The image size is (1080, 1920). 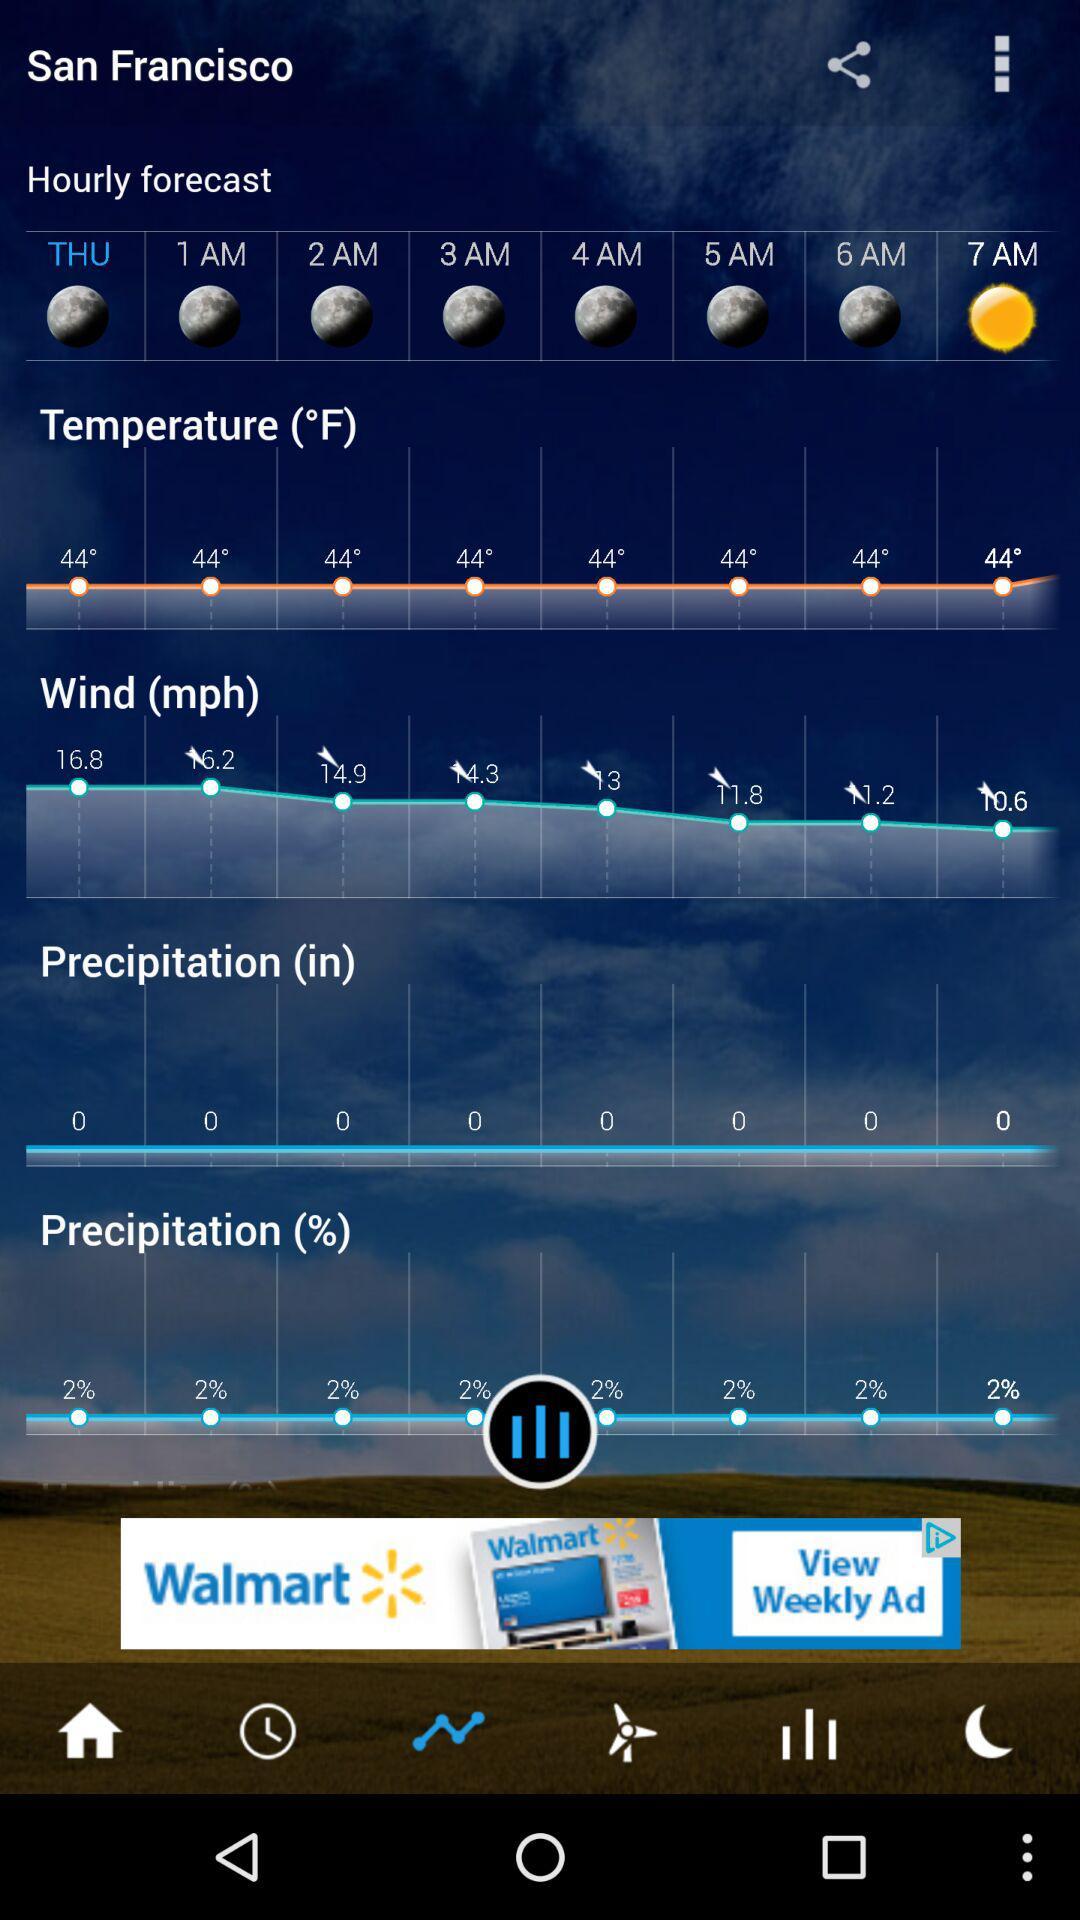 What do you see at coordinates (88, 1728) in the screenshot?
I see `go home` at bounding box center [88, 1728].